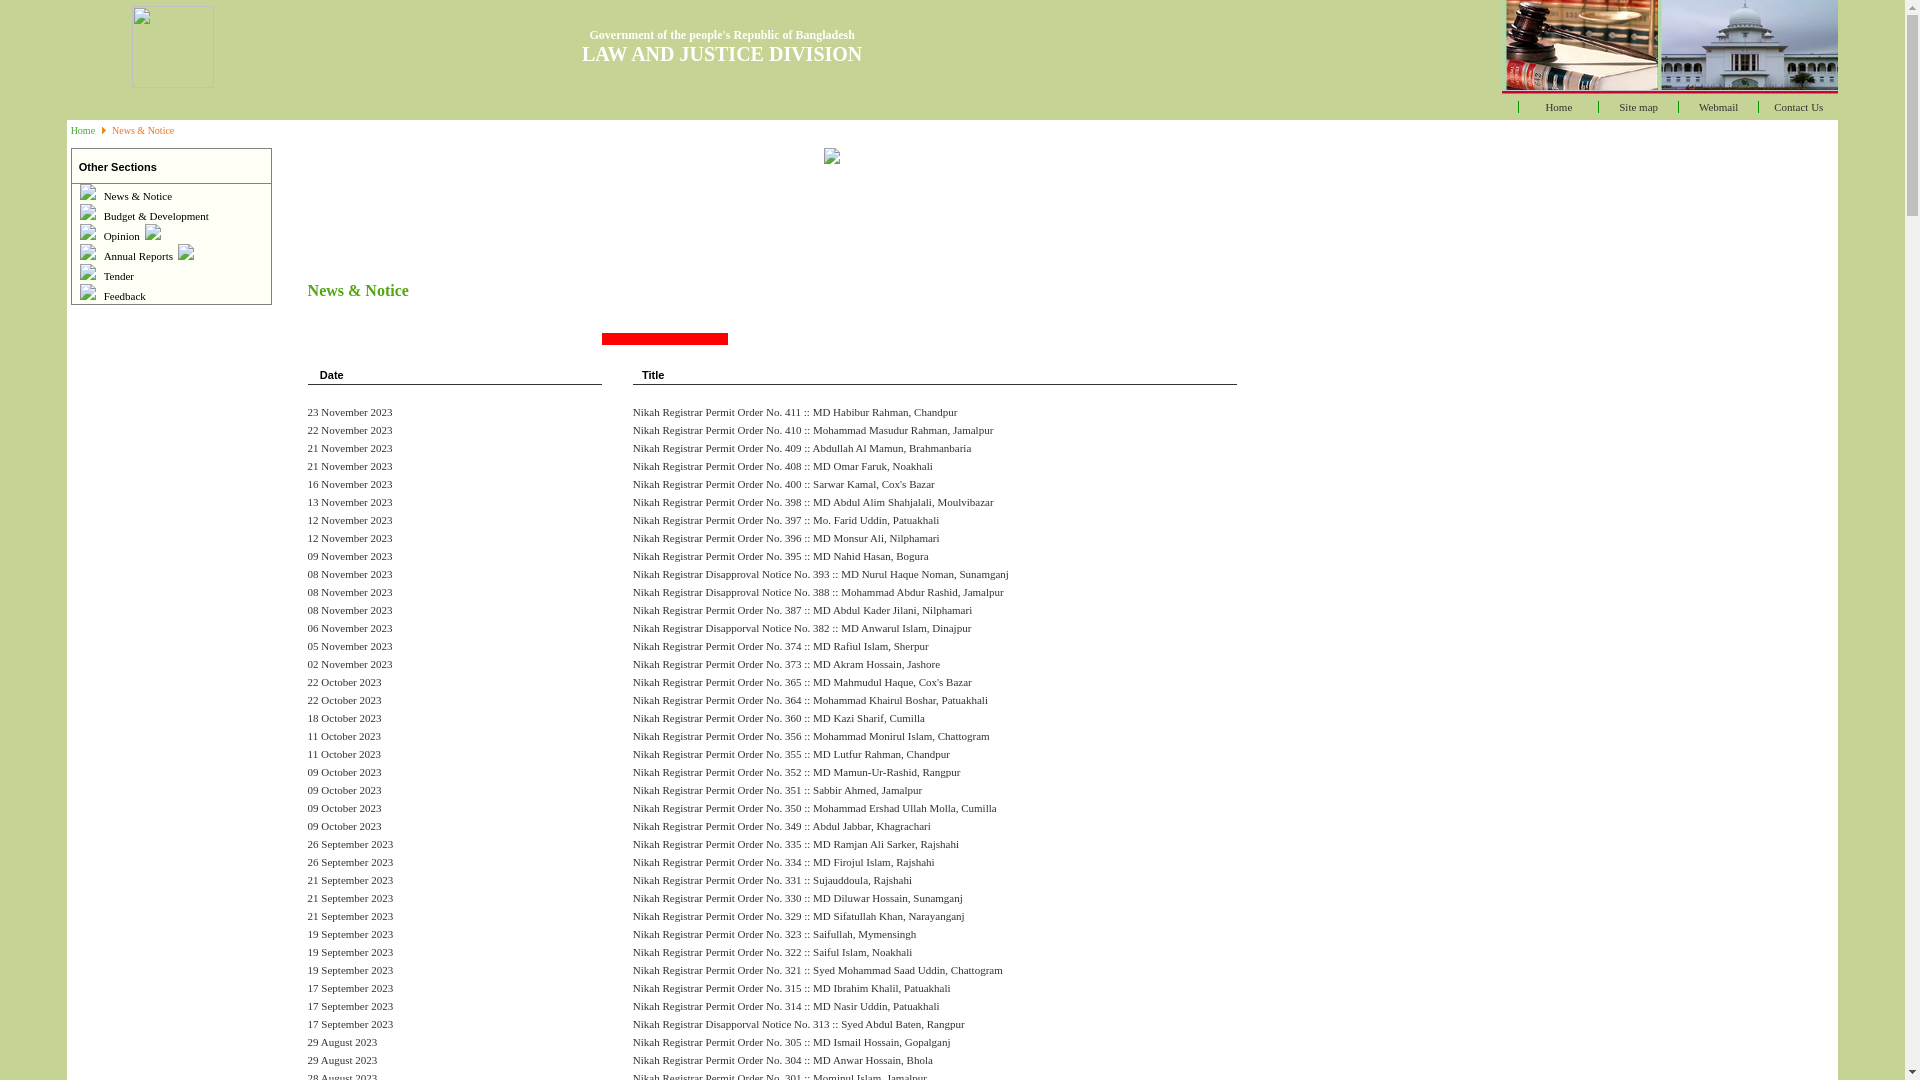 This screenshot has width=1920, height=1080. Describe the element at coordinates (132, 234) in the screenshot. I see `'Opinion  '` at that location.